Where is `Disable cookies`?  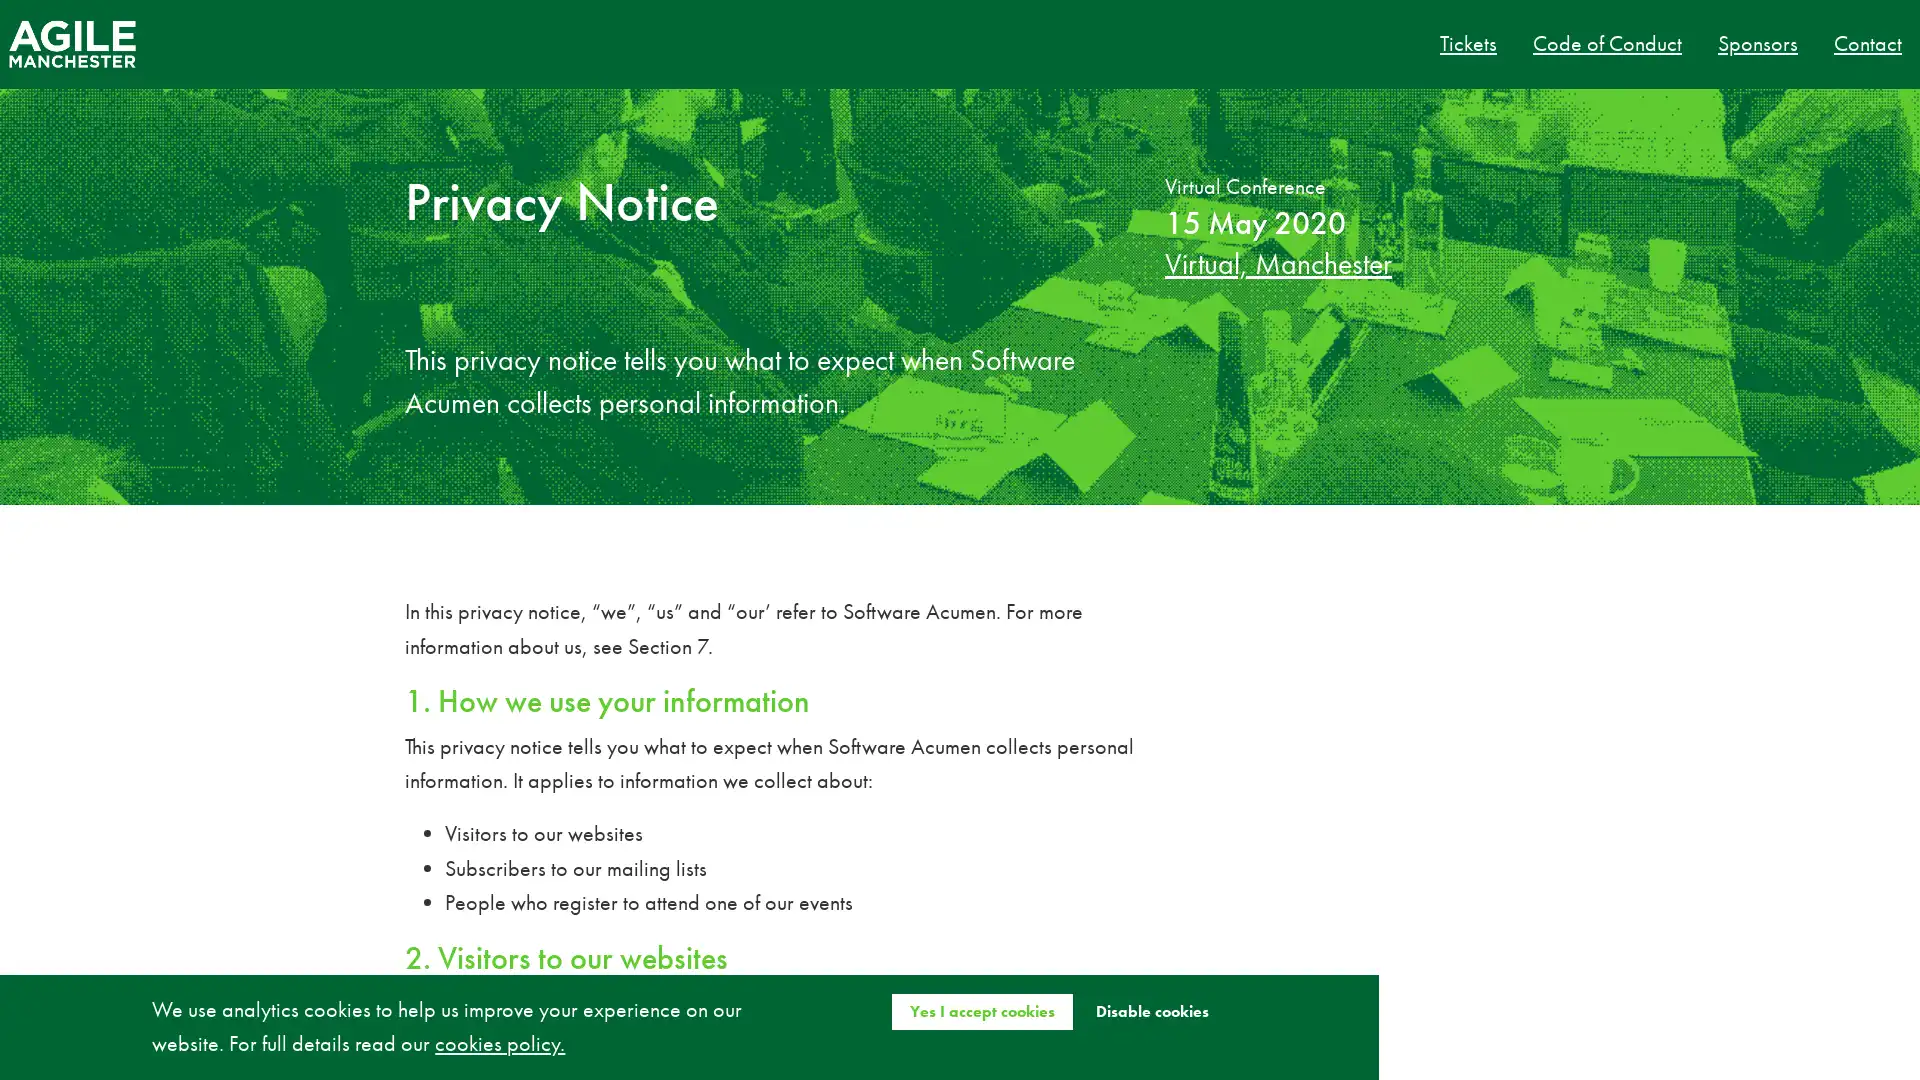 Disable cookies is located at coordinates (1151, 1010).